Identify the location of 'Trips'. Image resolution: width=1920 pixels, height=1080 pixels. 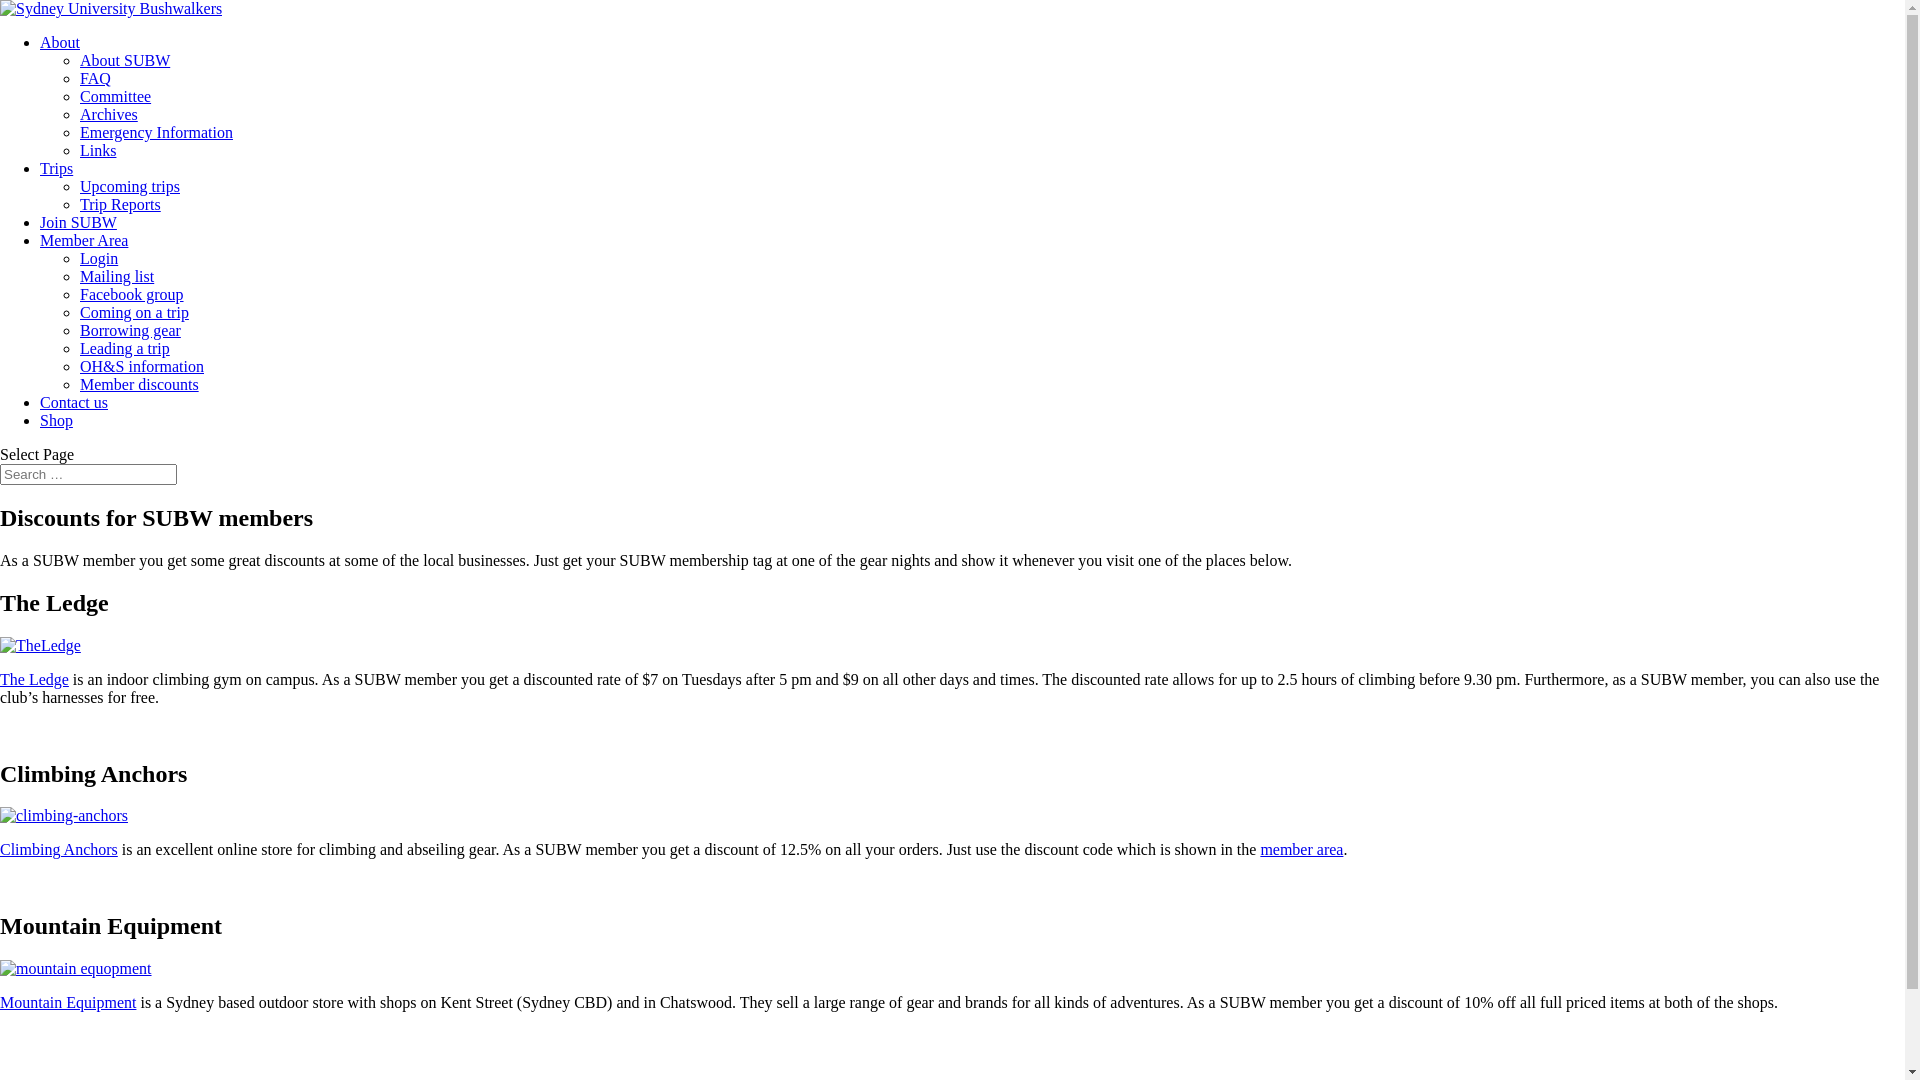
(56, 167).